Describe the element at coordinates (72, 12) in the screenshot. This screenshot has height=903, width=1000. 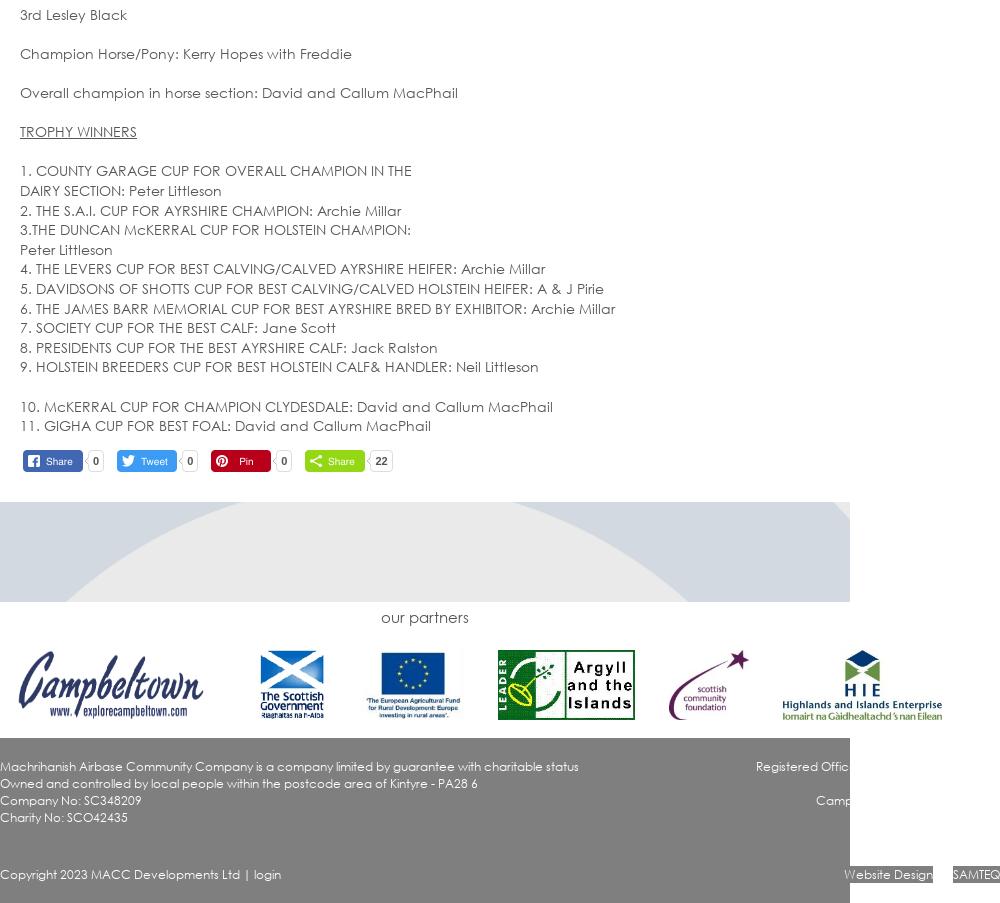
I see `'3rd Lesley Black'` at that location.